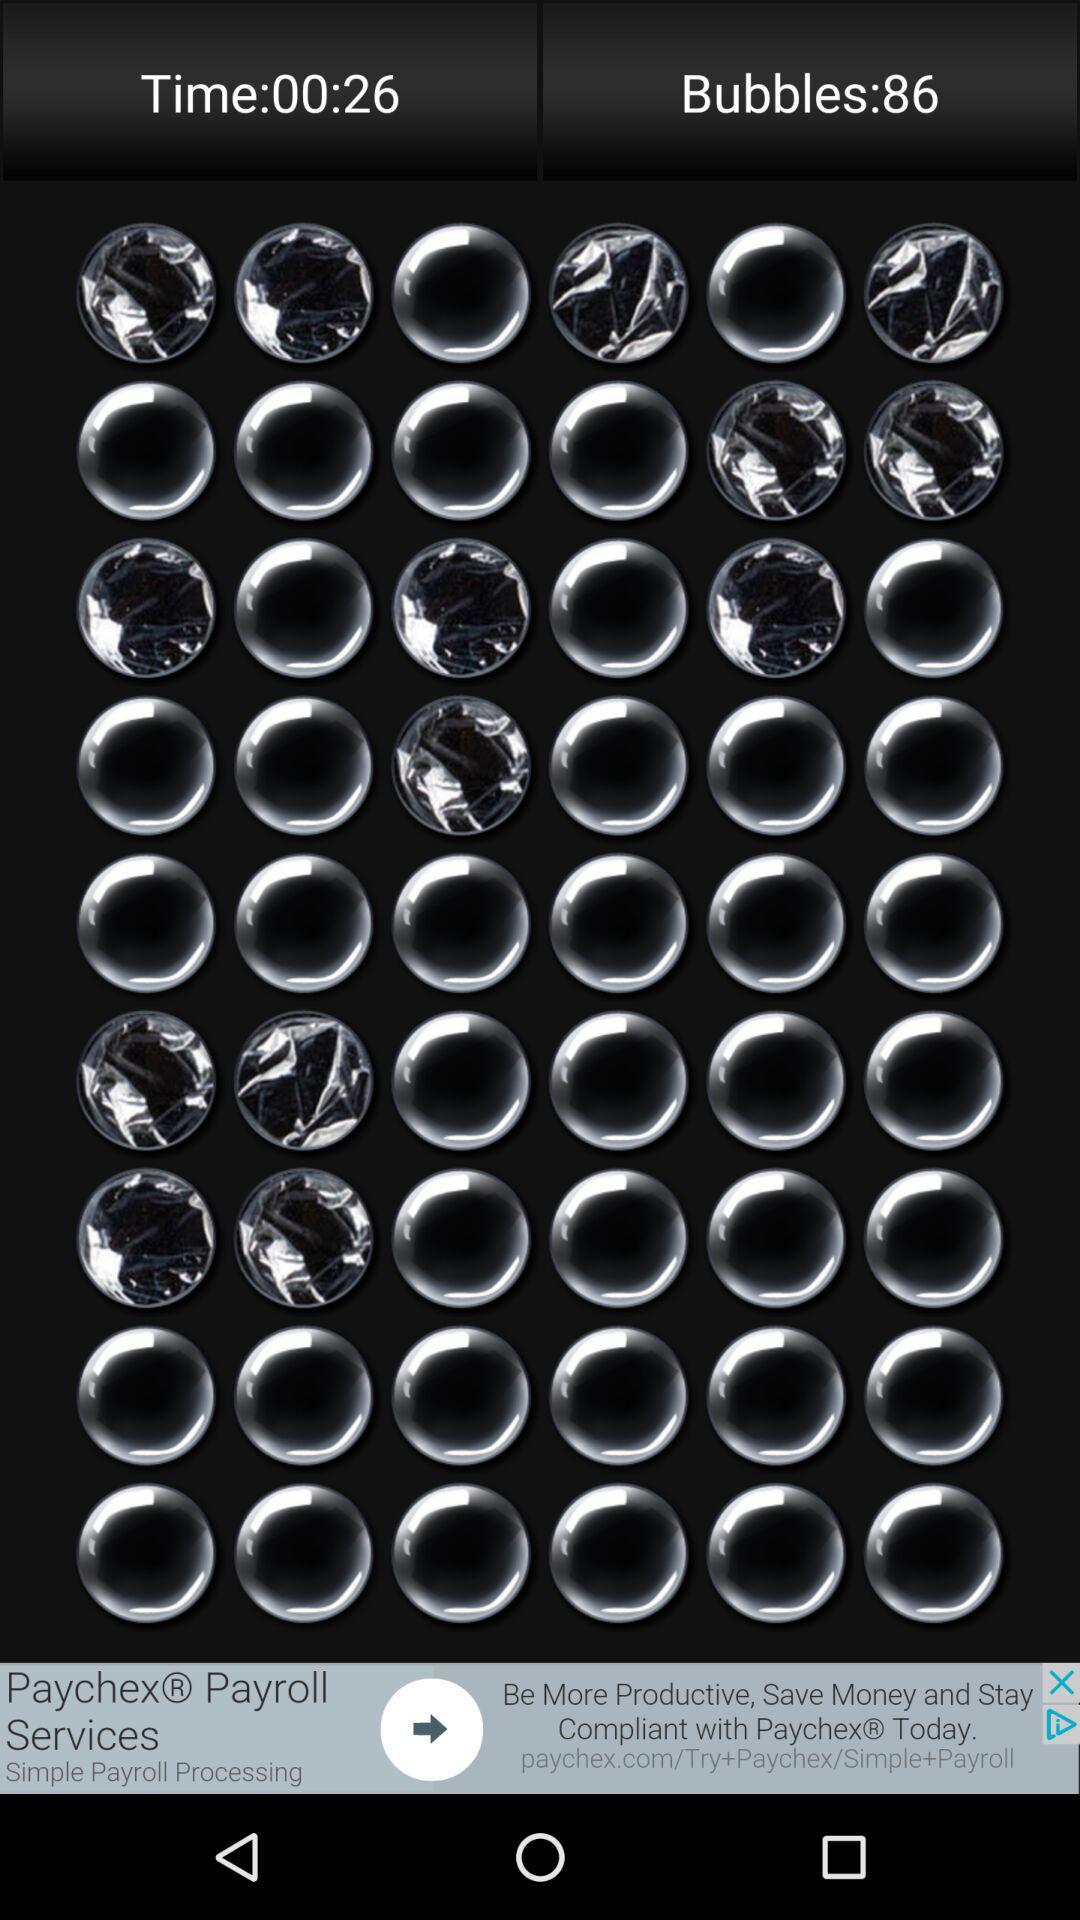 The width and height of the screenshot is (1080, 1920). What do you see at coordinates (933, 1552) in the screenshot?
I see `click on icon` at bounding box center [933, 1552].